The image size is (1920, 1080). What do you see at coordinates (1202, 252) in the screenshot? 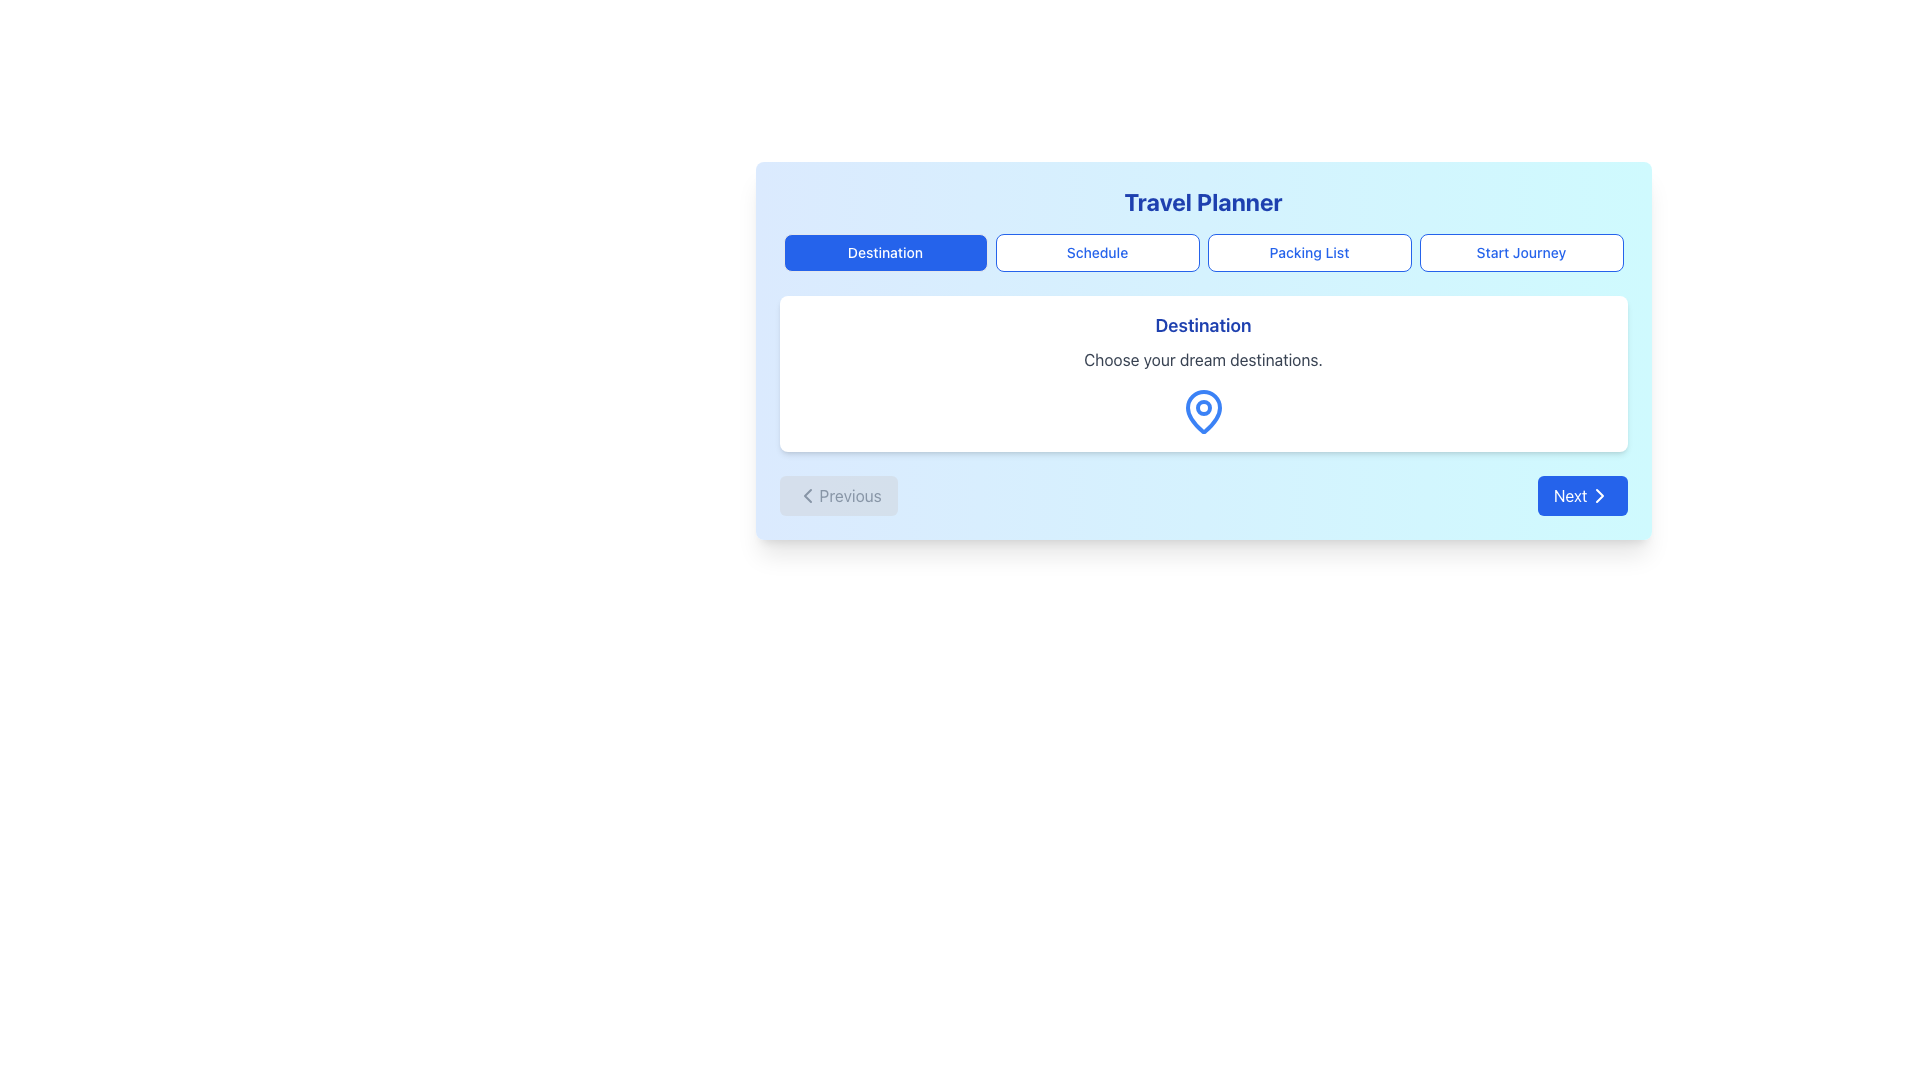
I see `an option in the navigation menu located beneath the 'Travel Planner' title` at bounding box center [1202, 252].